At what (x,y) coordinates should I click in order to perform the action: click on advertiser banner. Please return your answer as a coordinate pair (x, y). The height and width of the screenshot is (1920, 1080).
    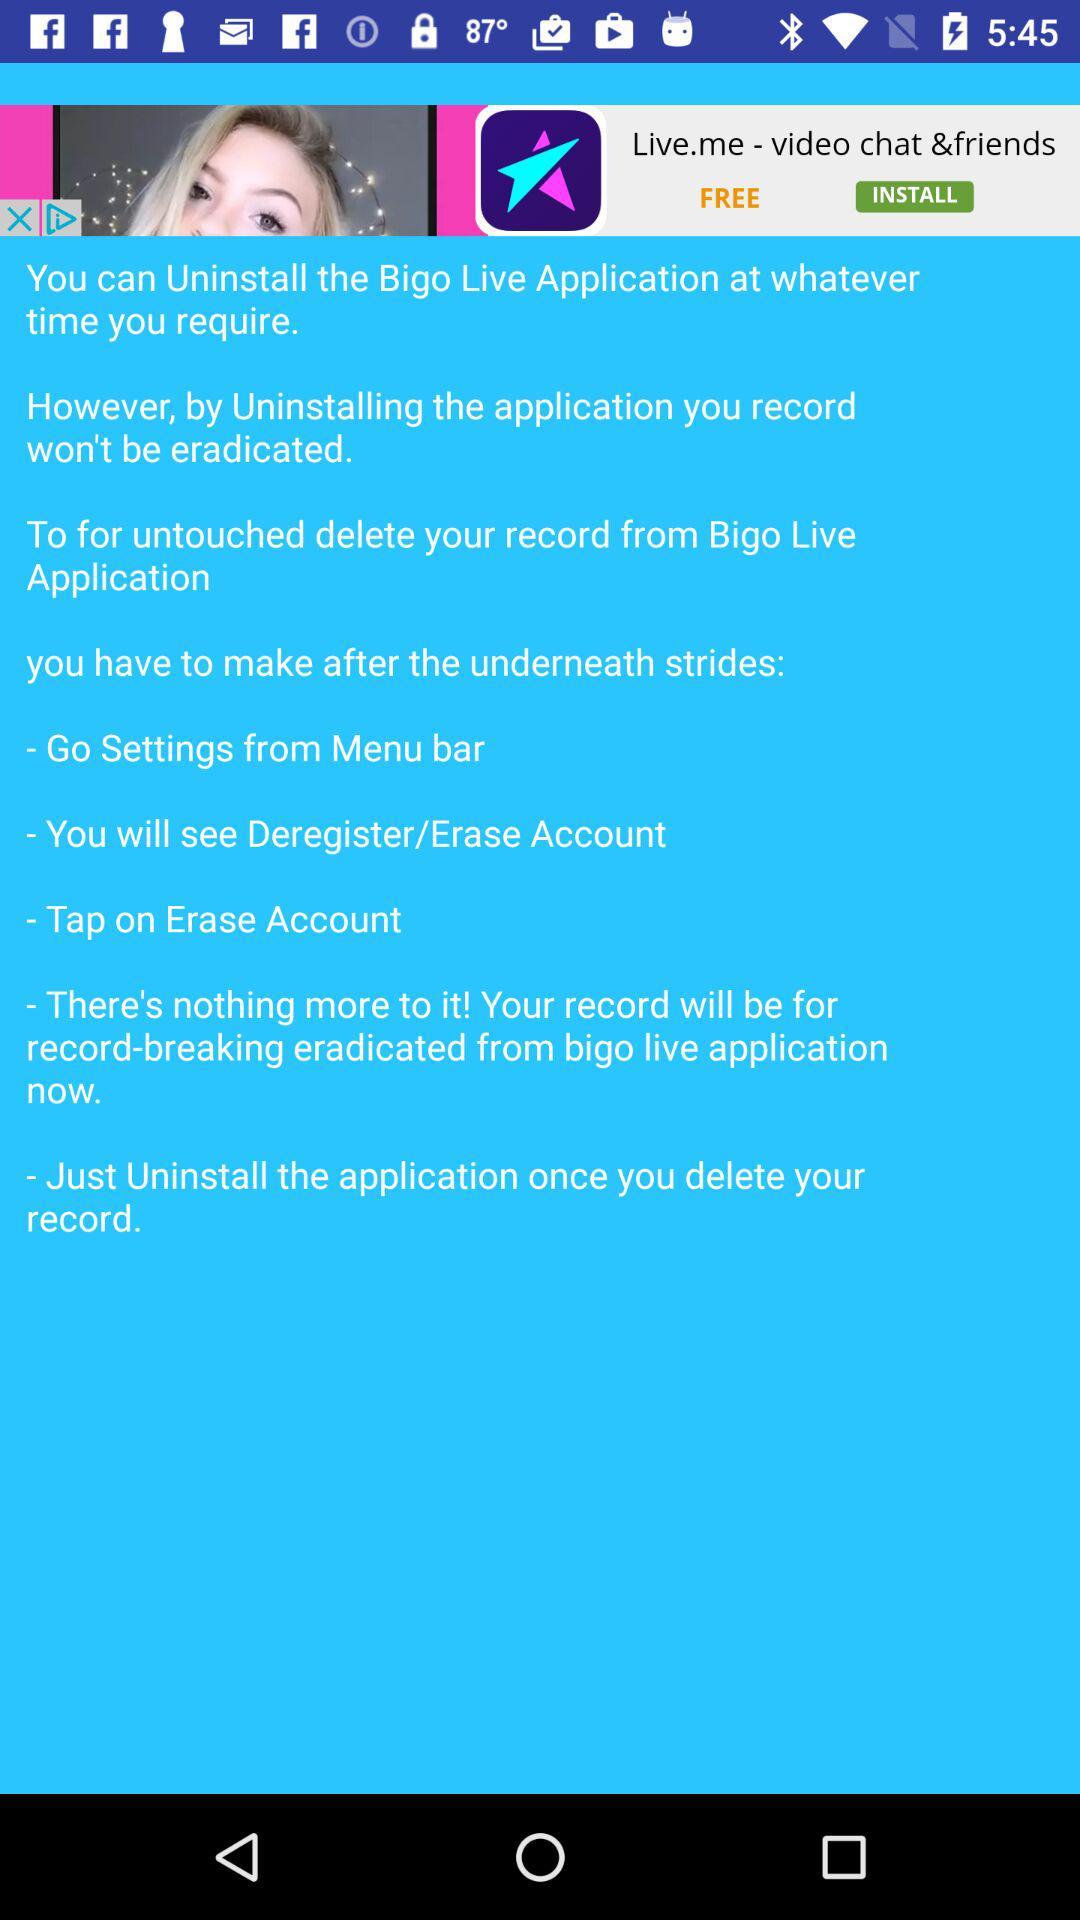
    Looking at the image, I should click on (540, 170).